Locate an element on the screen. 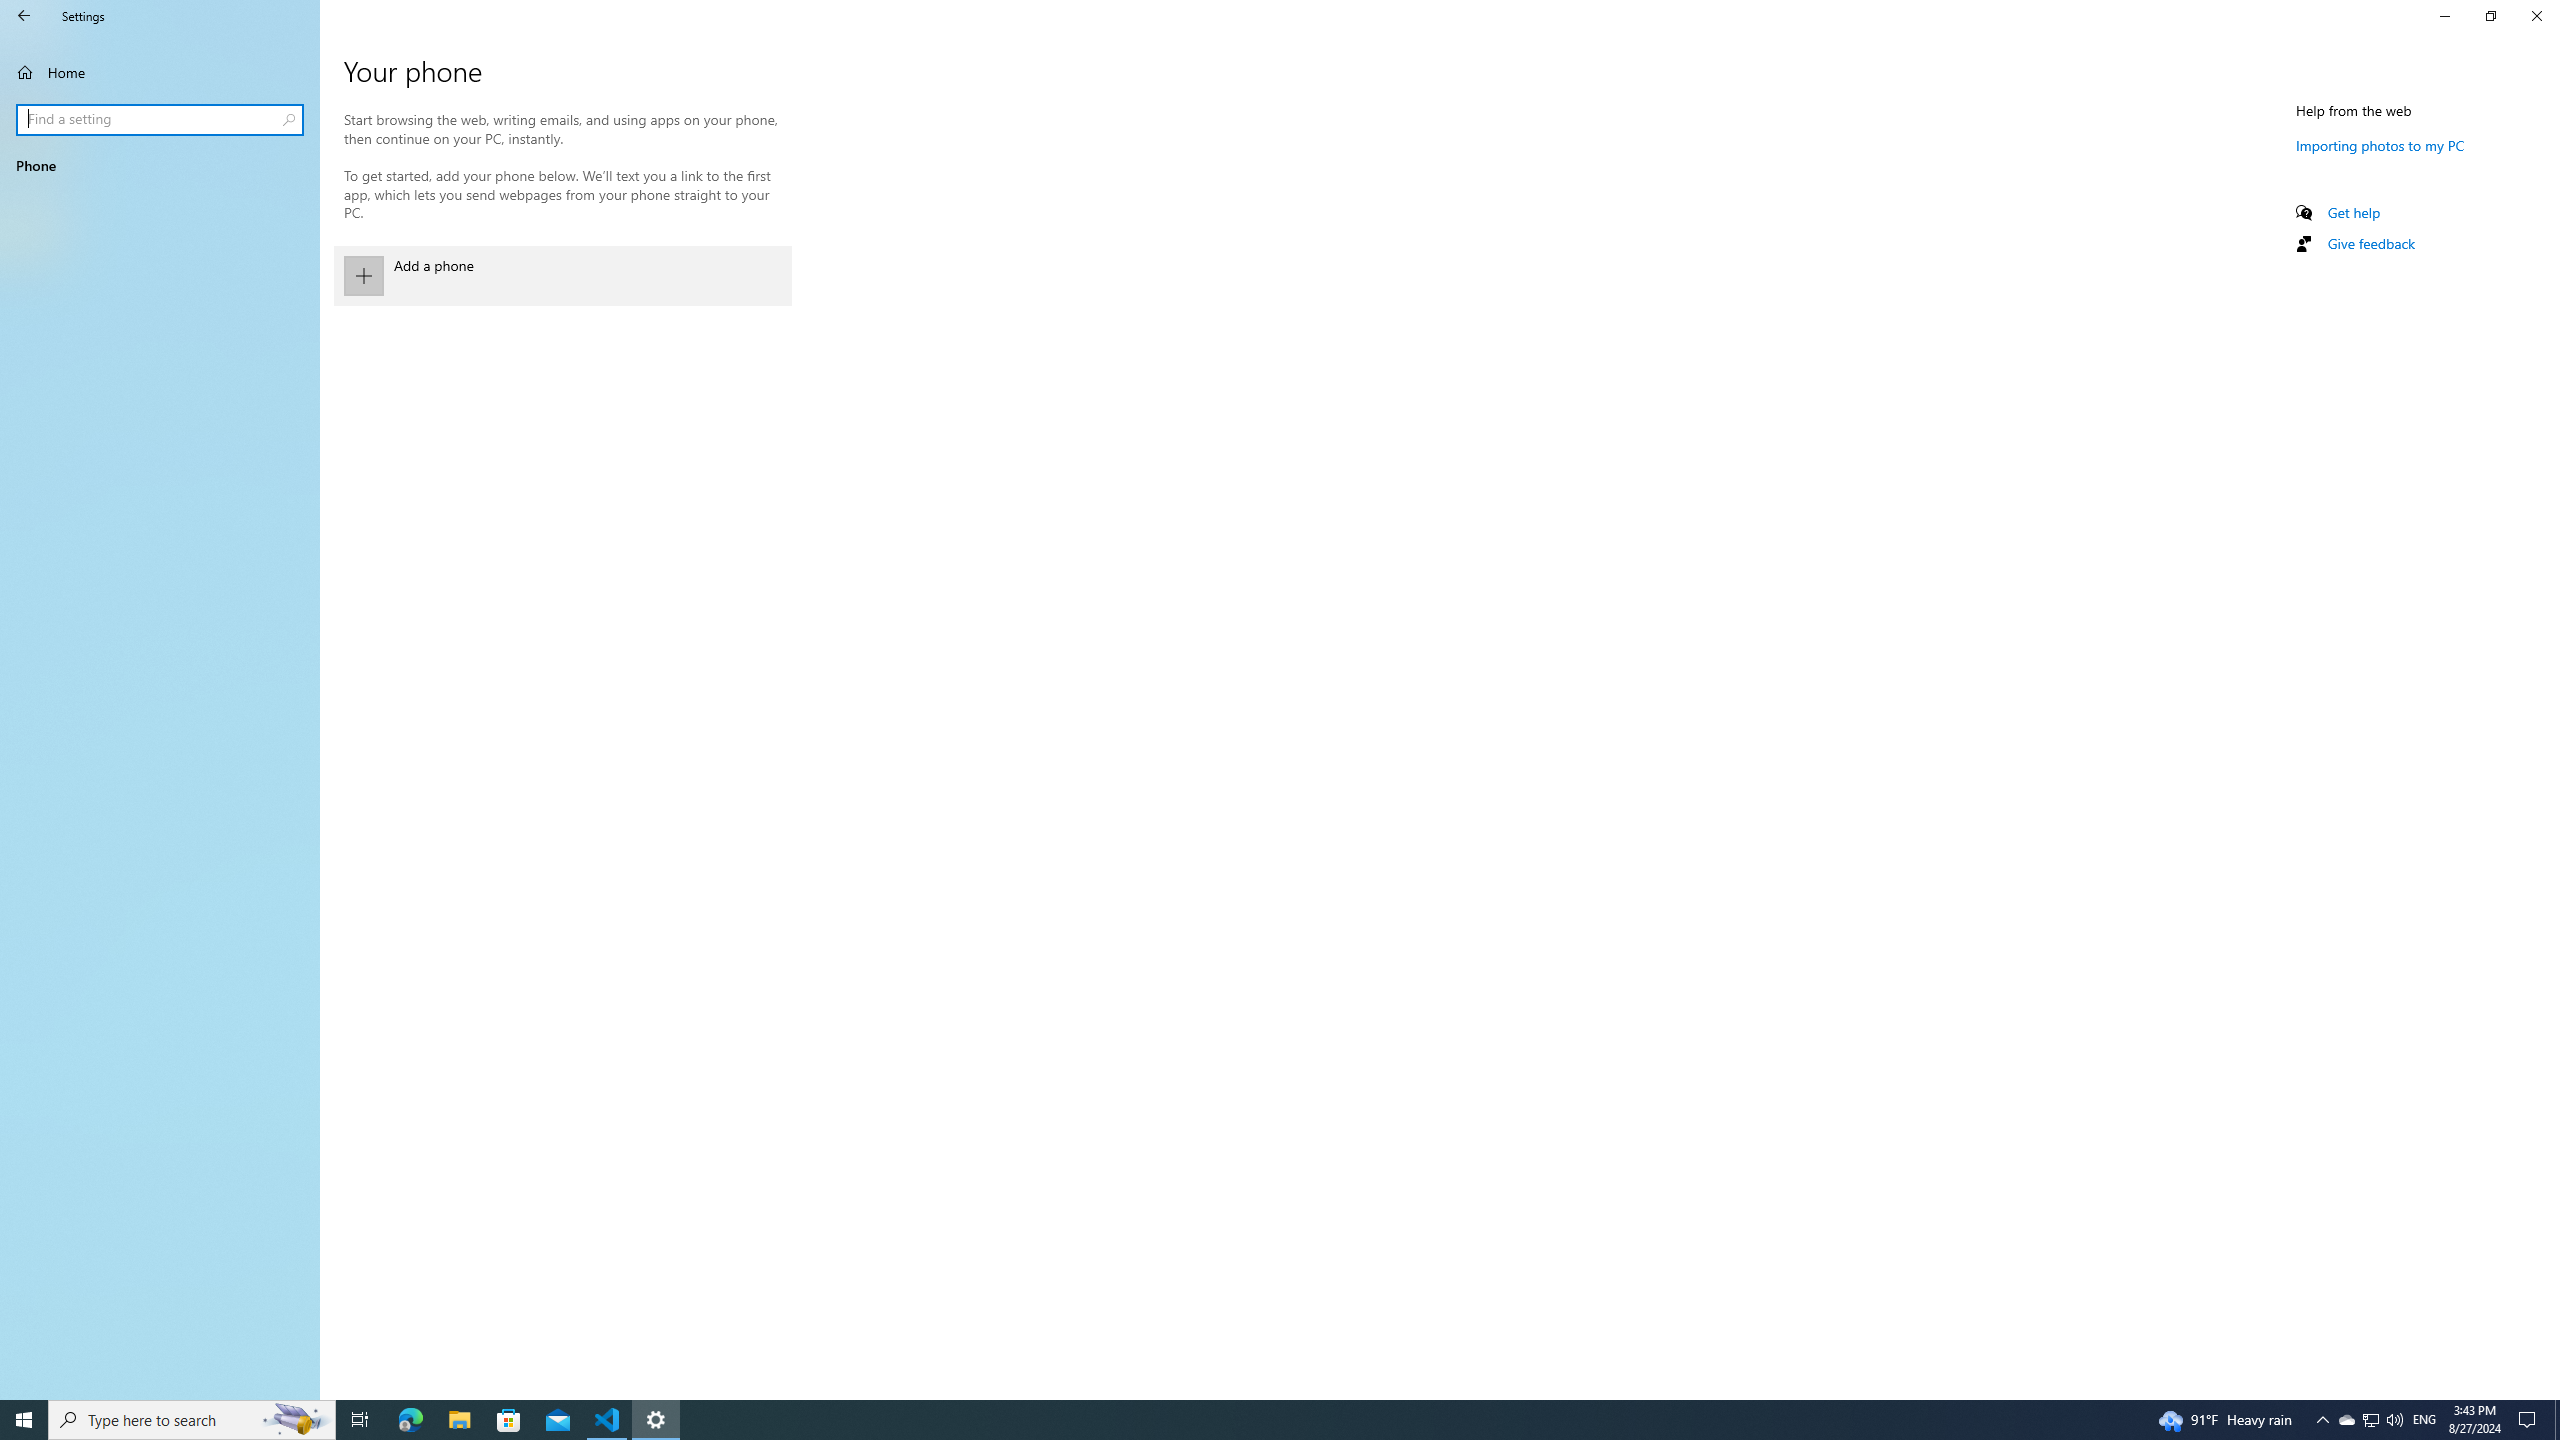  'Settings - 1 running window' is located at coordinates (656, 1418).